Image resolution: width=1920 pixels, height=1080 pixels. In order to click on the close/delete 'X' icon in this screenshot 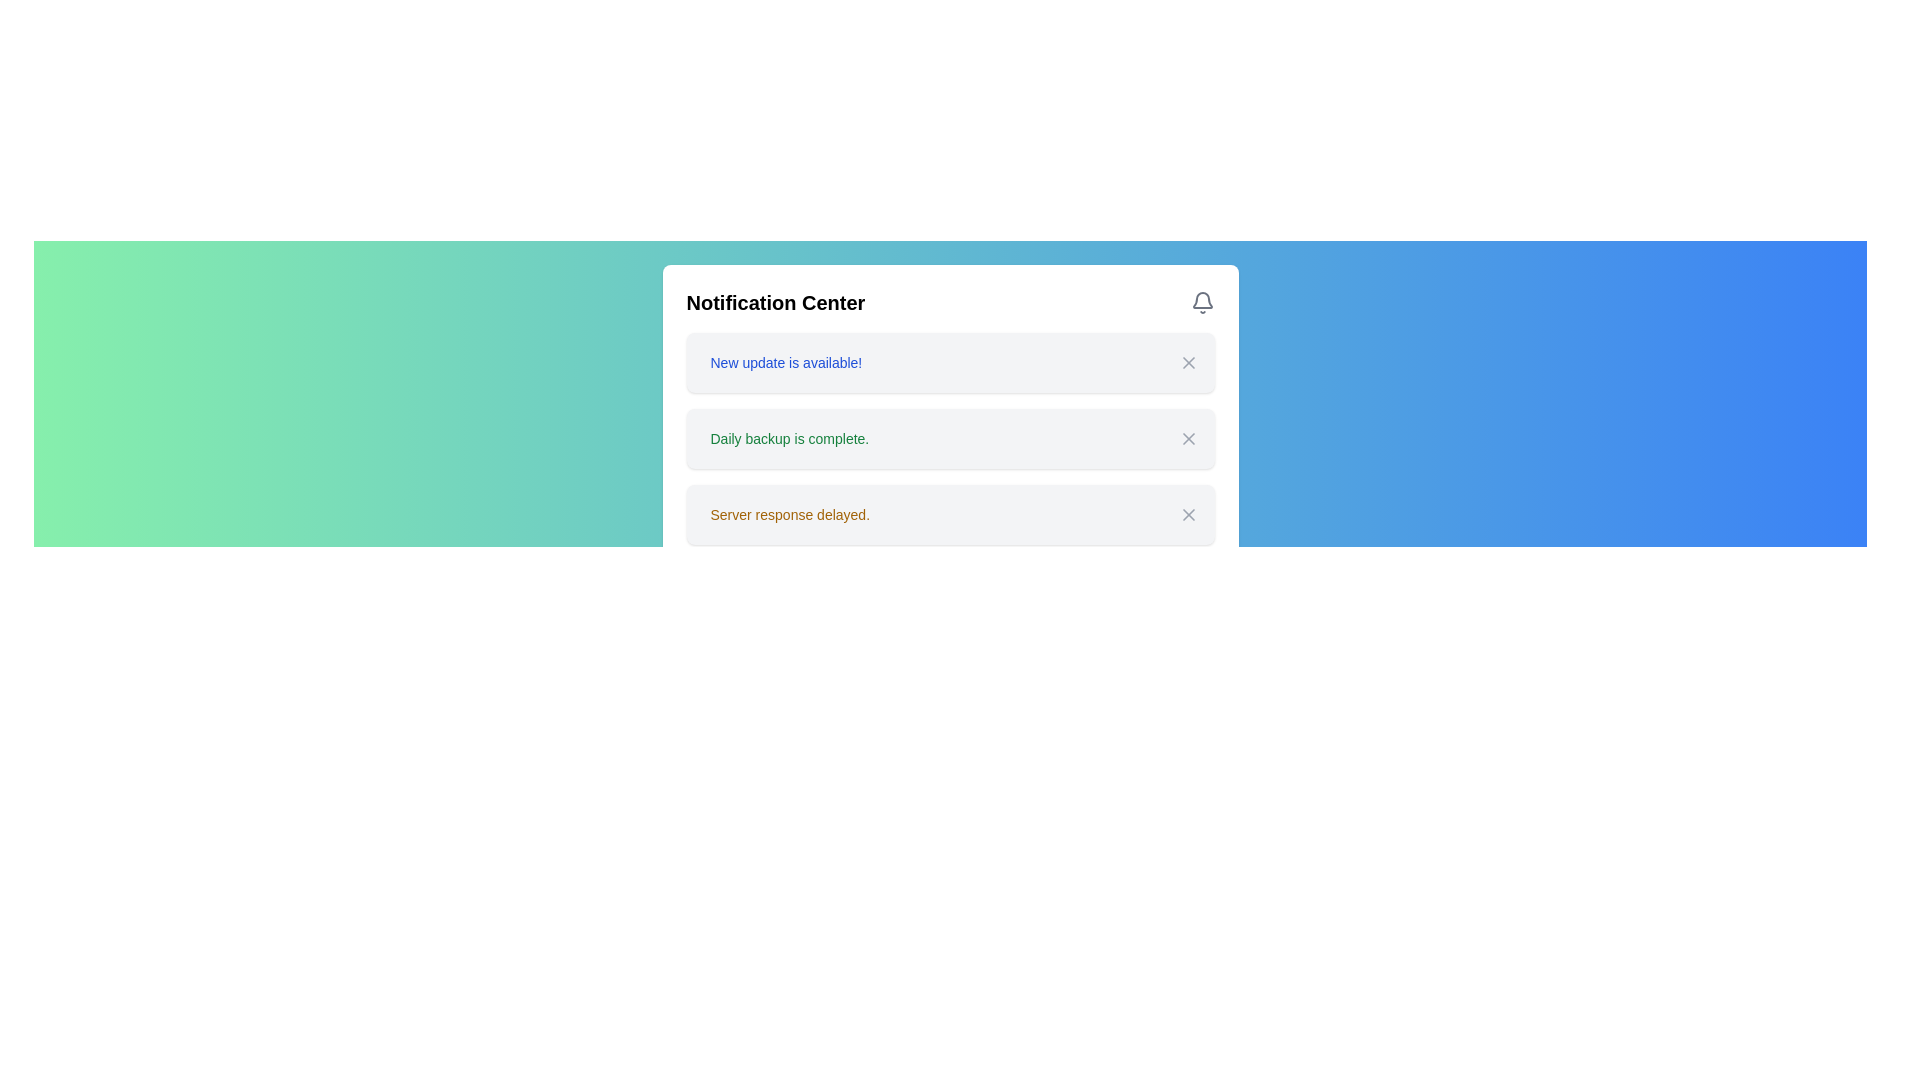, I will do `click(1188, 362)`.